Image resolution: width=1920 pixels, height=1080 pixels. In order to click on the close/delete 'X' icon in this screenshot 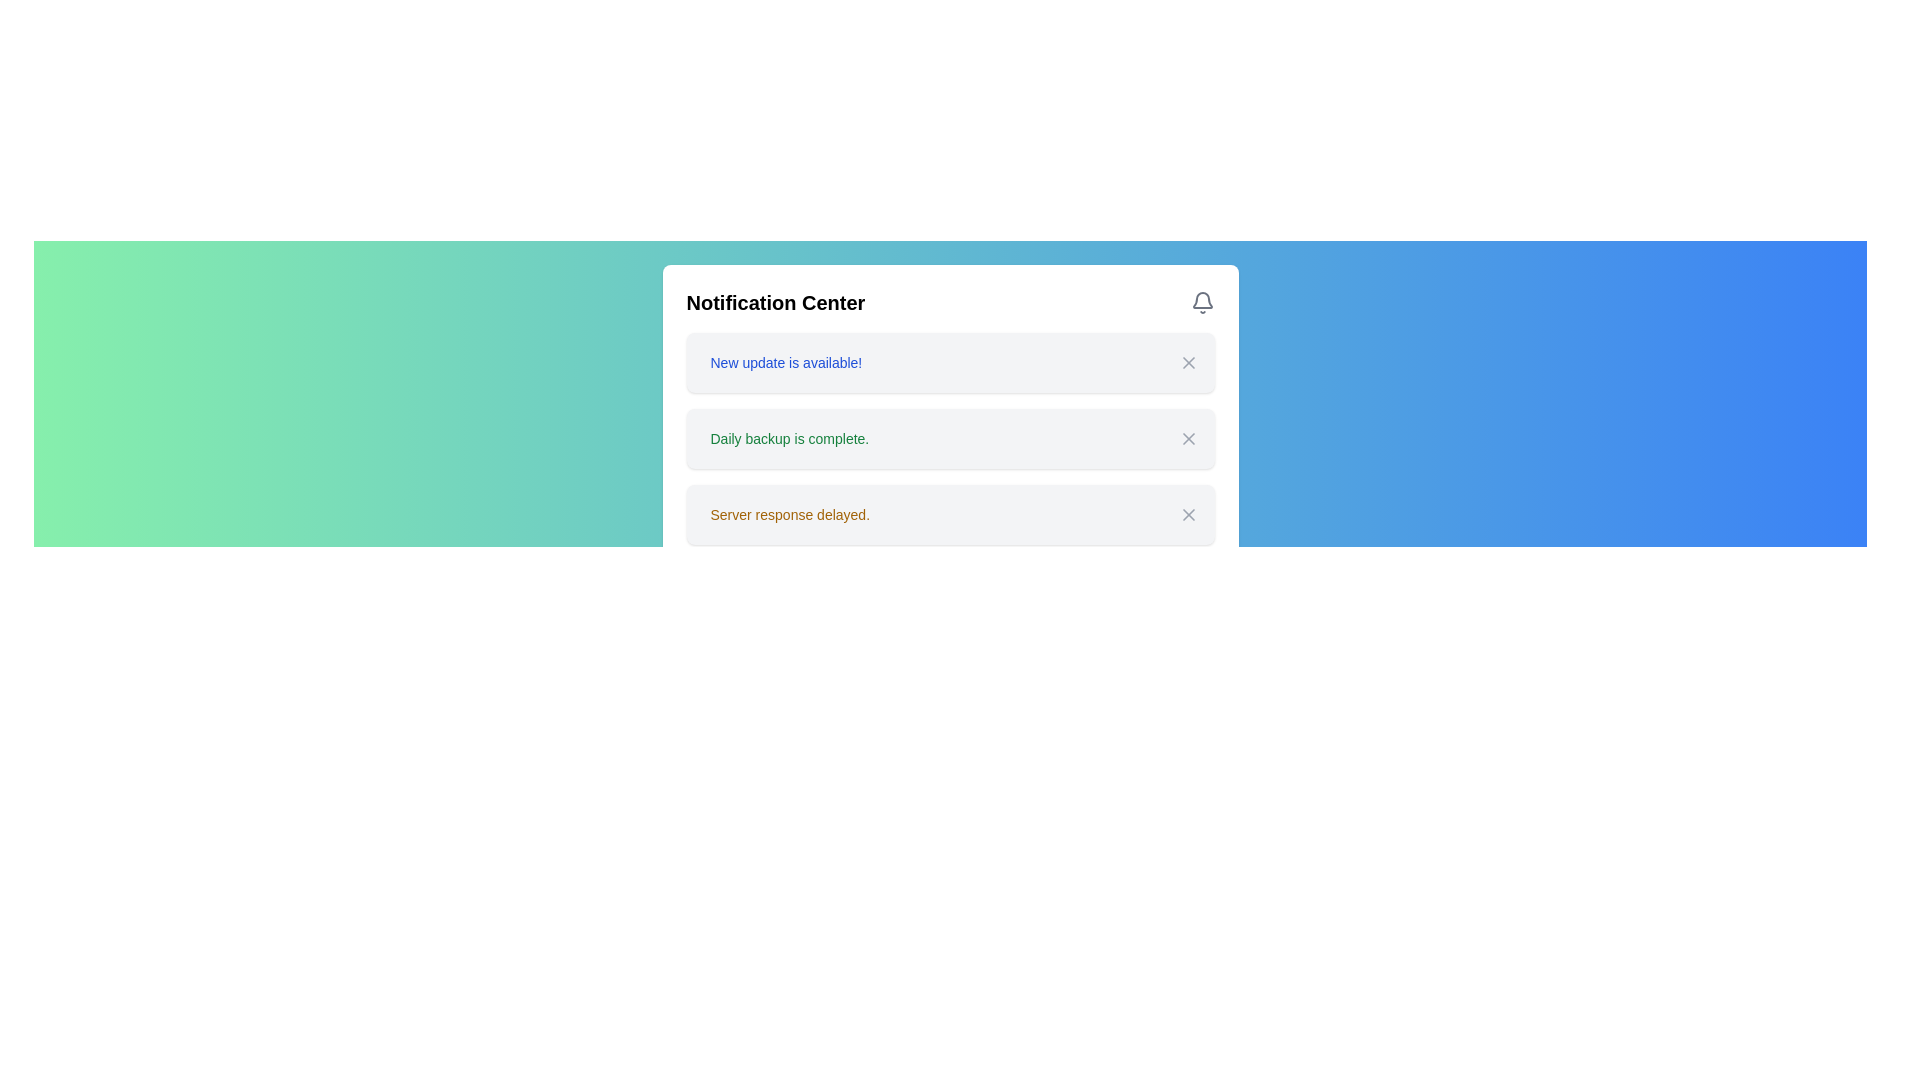, I will do `click(1188, 362)`.